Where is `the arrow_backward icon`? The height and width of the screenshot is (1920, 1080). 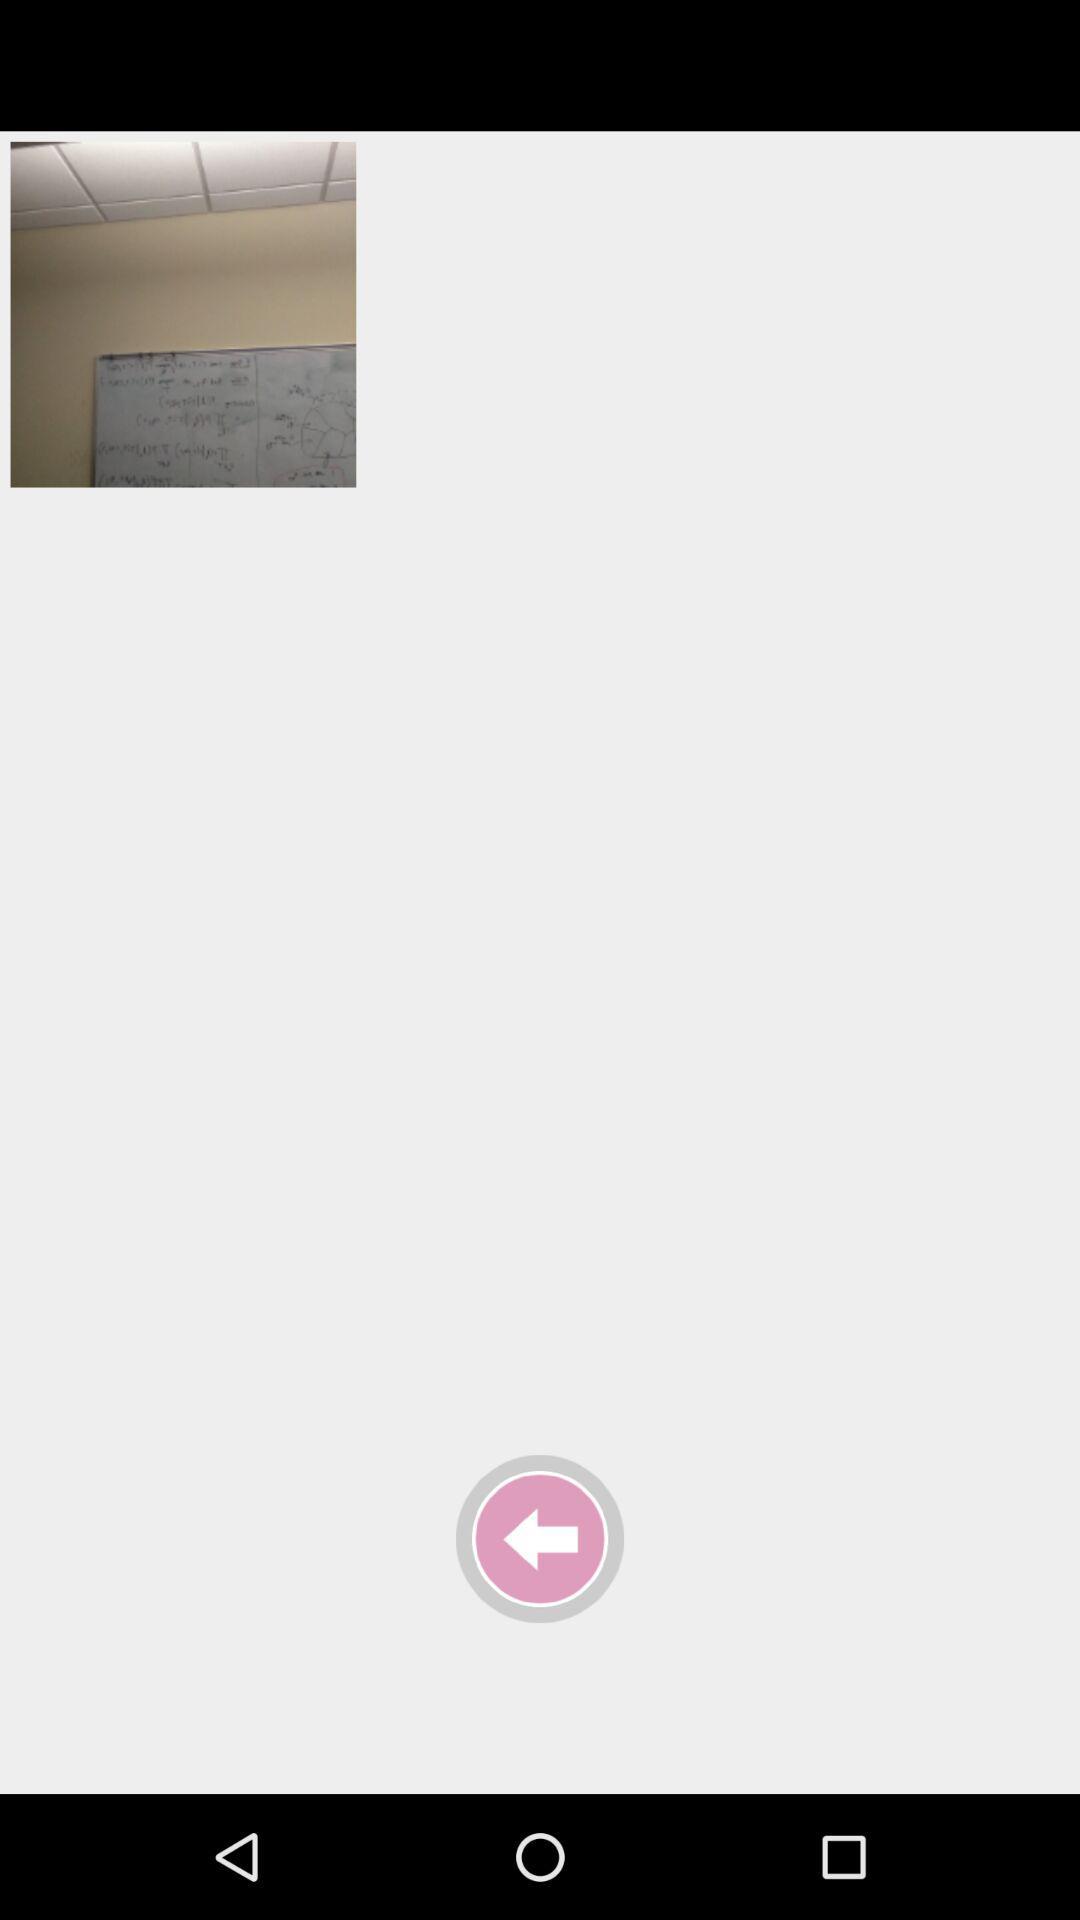
the arrow_backward icon is located at coordinates (540, 1538).